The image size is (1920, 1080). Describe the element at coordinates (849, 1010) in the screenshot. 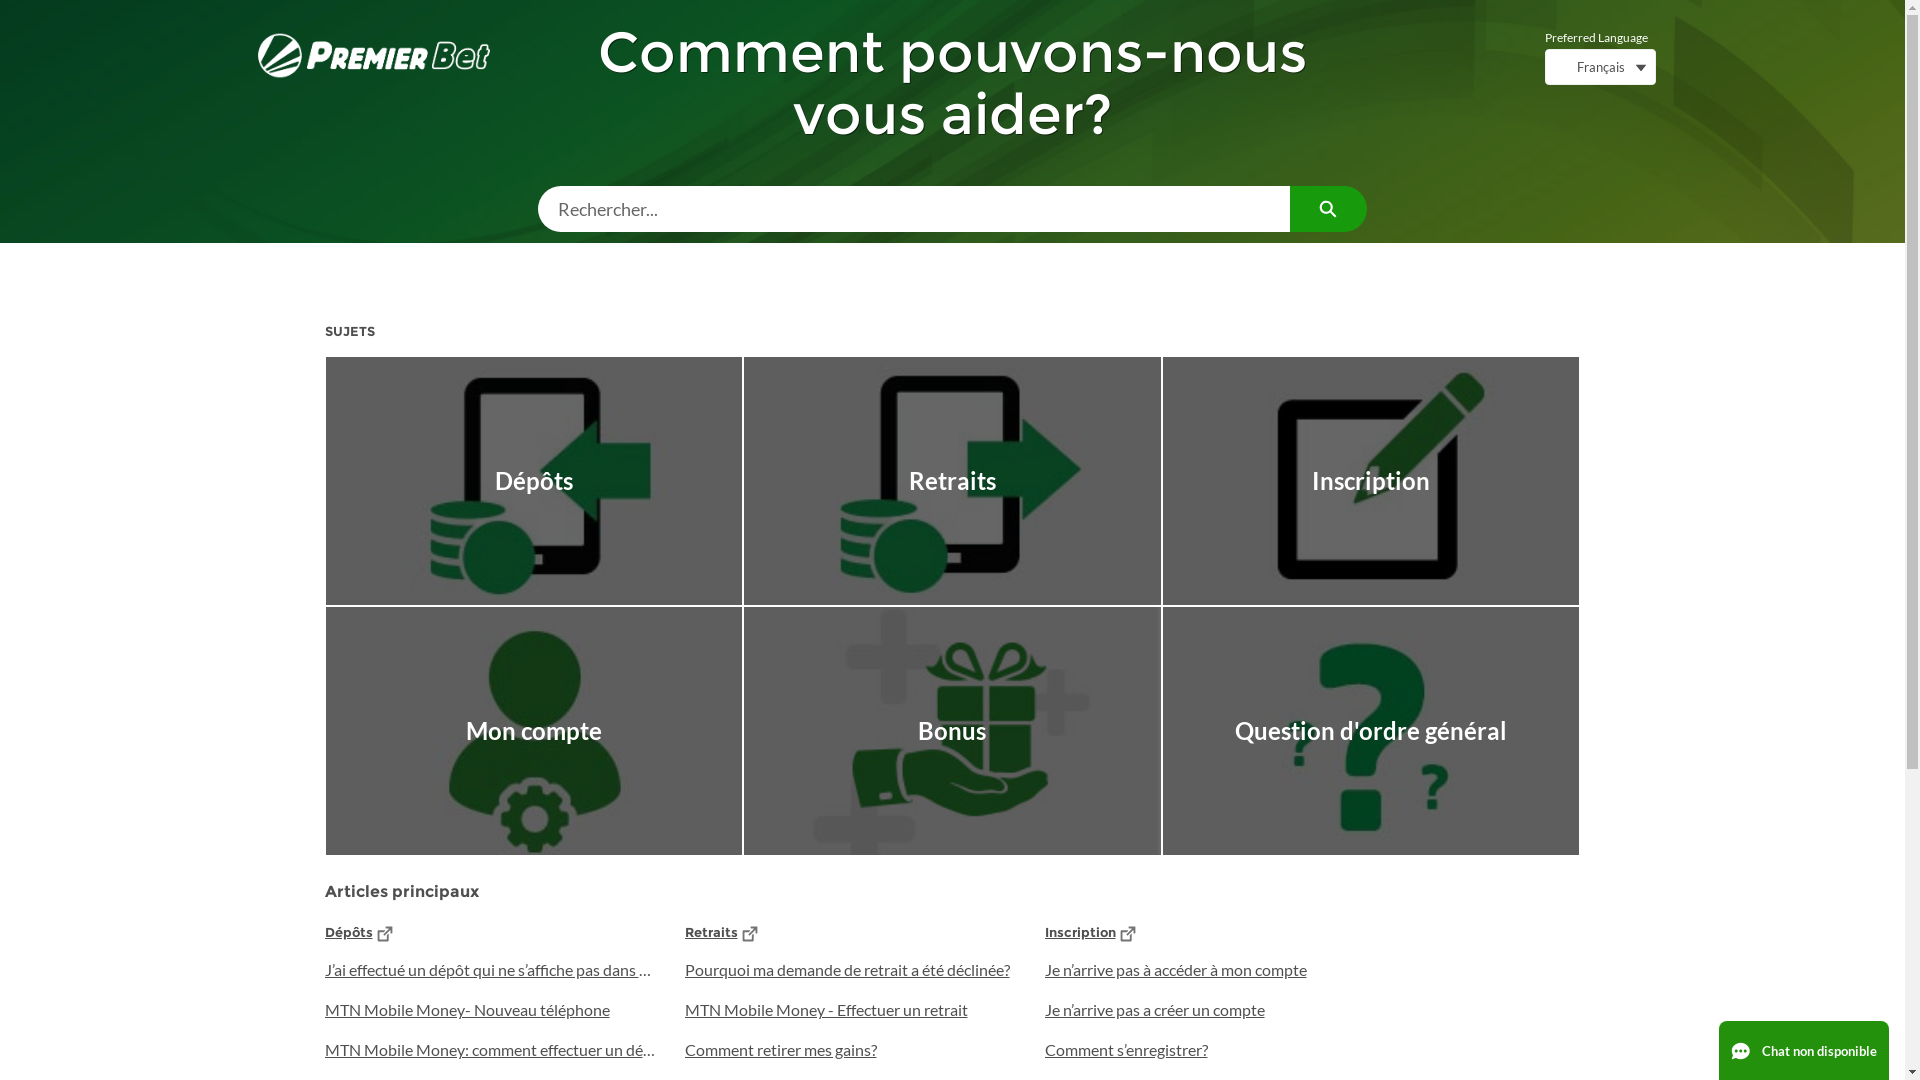

I see `'MTN Mobile Money - Effectuer un retrait'` at that location.